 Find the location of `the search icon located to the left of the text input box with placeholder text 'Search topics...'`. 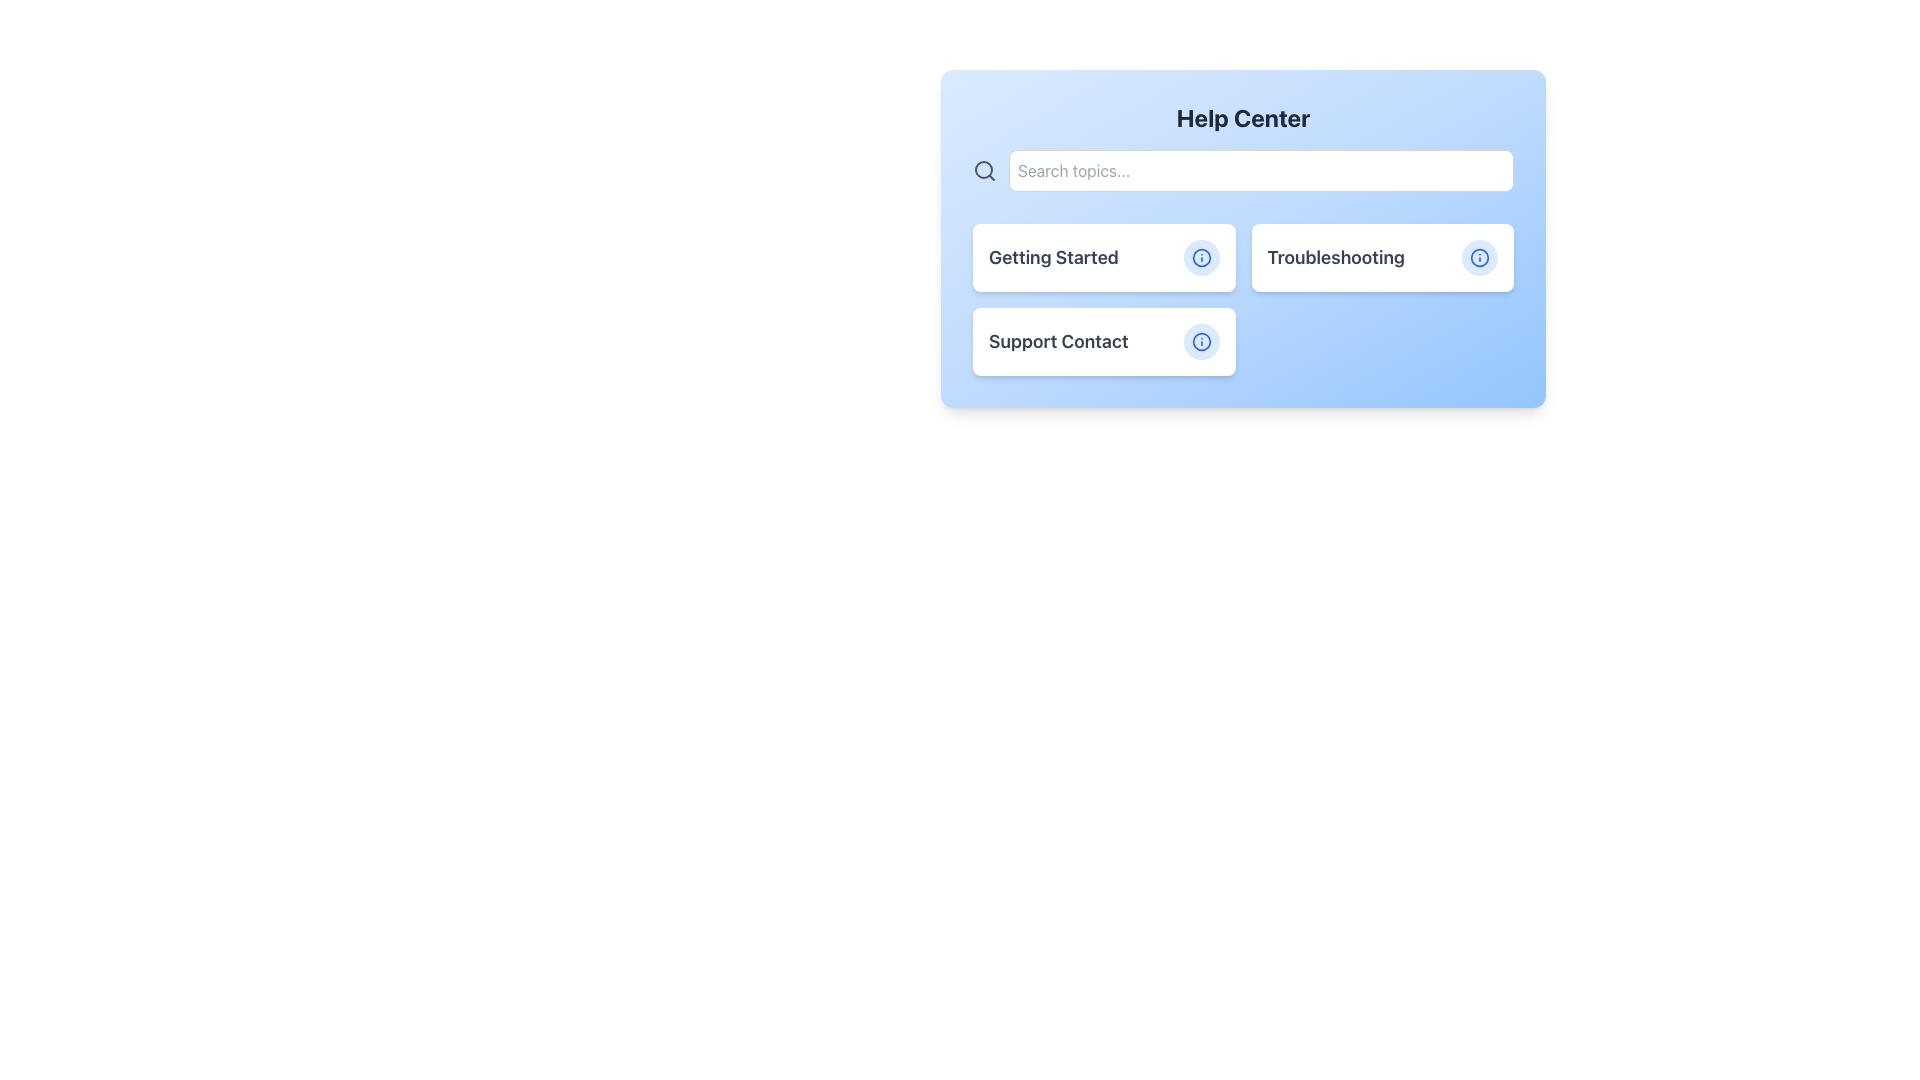

the search icon located to the left of the text input box with placeholder text 'Search topics...' is located at coordinates (984, 169).